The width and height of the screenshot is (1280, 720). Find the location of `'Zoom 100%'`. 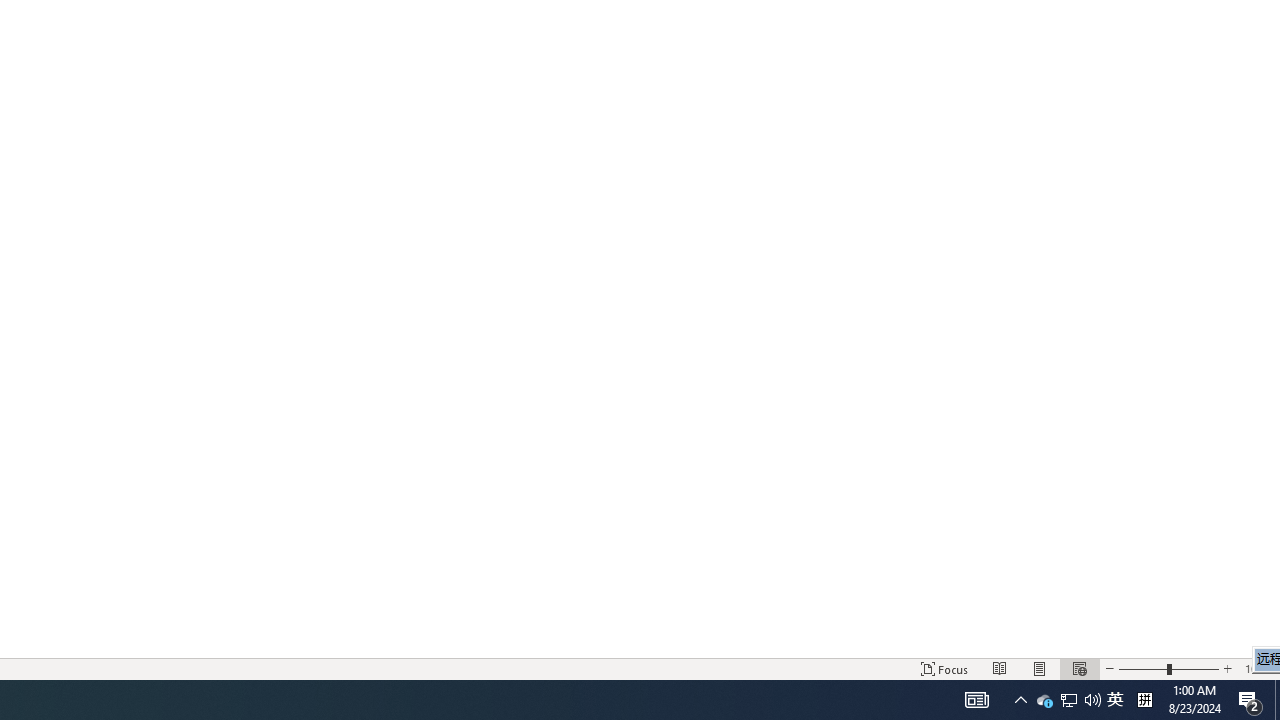

'Zoom 100%' is located at coordinates (1257, 669).